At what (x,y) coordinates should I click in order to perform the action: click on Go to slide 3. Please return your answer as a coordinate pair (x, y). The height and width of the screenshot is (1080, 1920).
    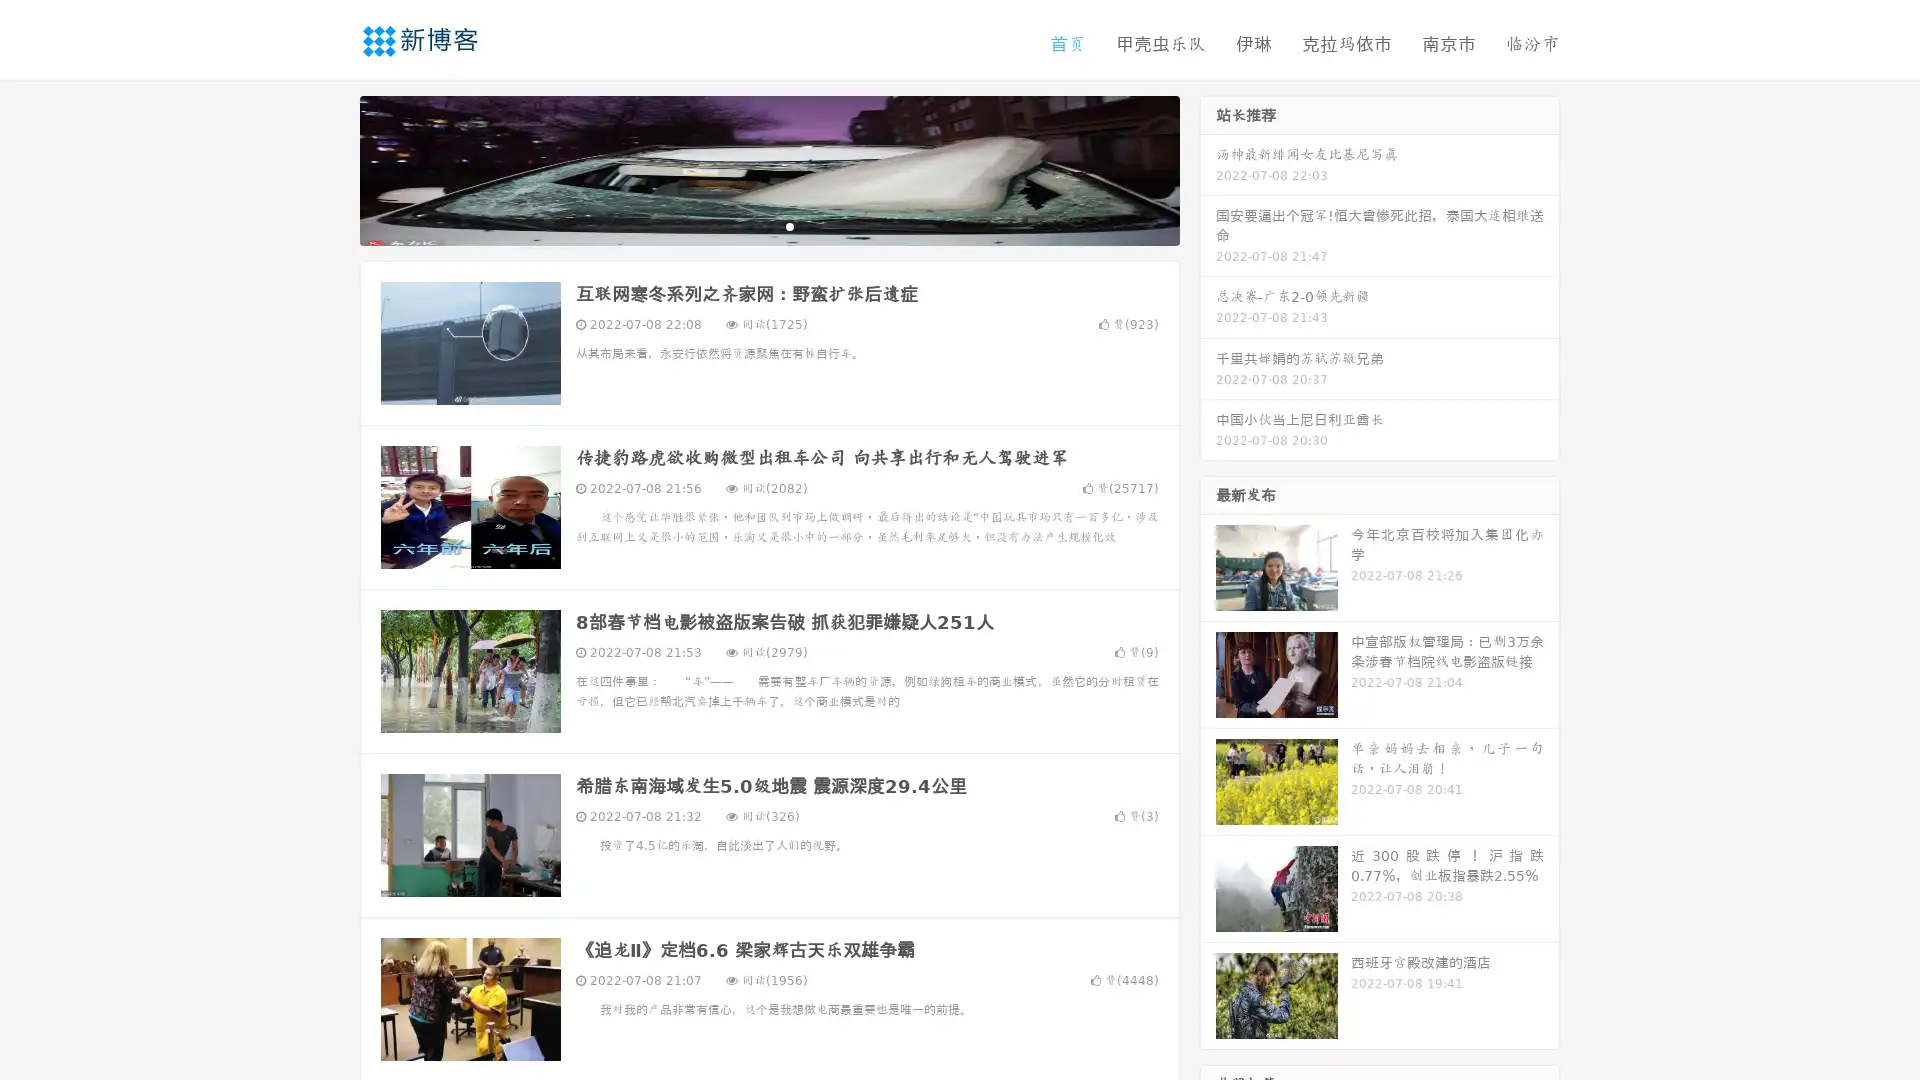
    Looking at the image, I should click on (789, 225).